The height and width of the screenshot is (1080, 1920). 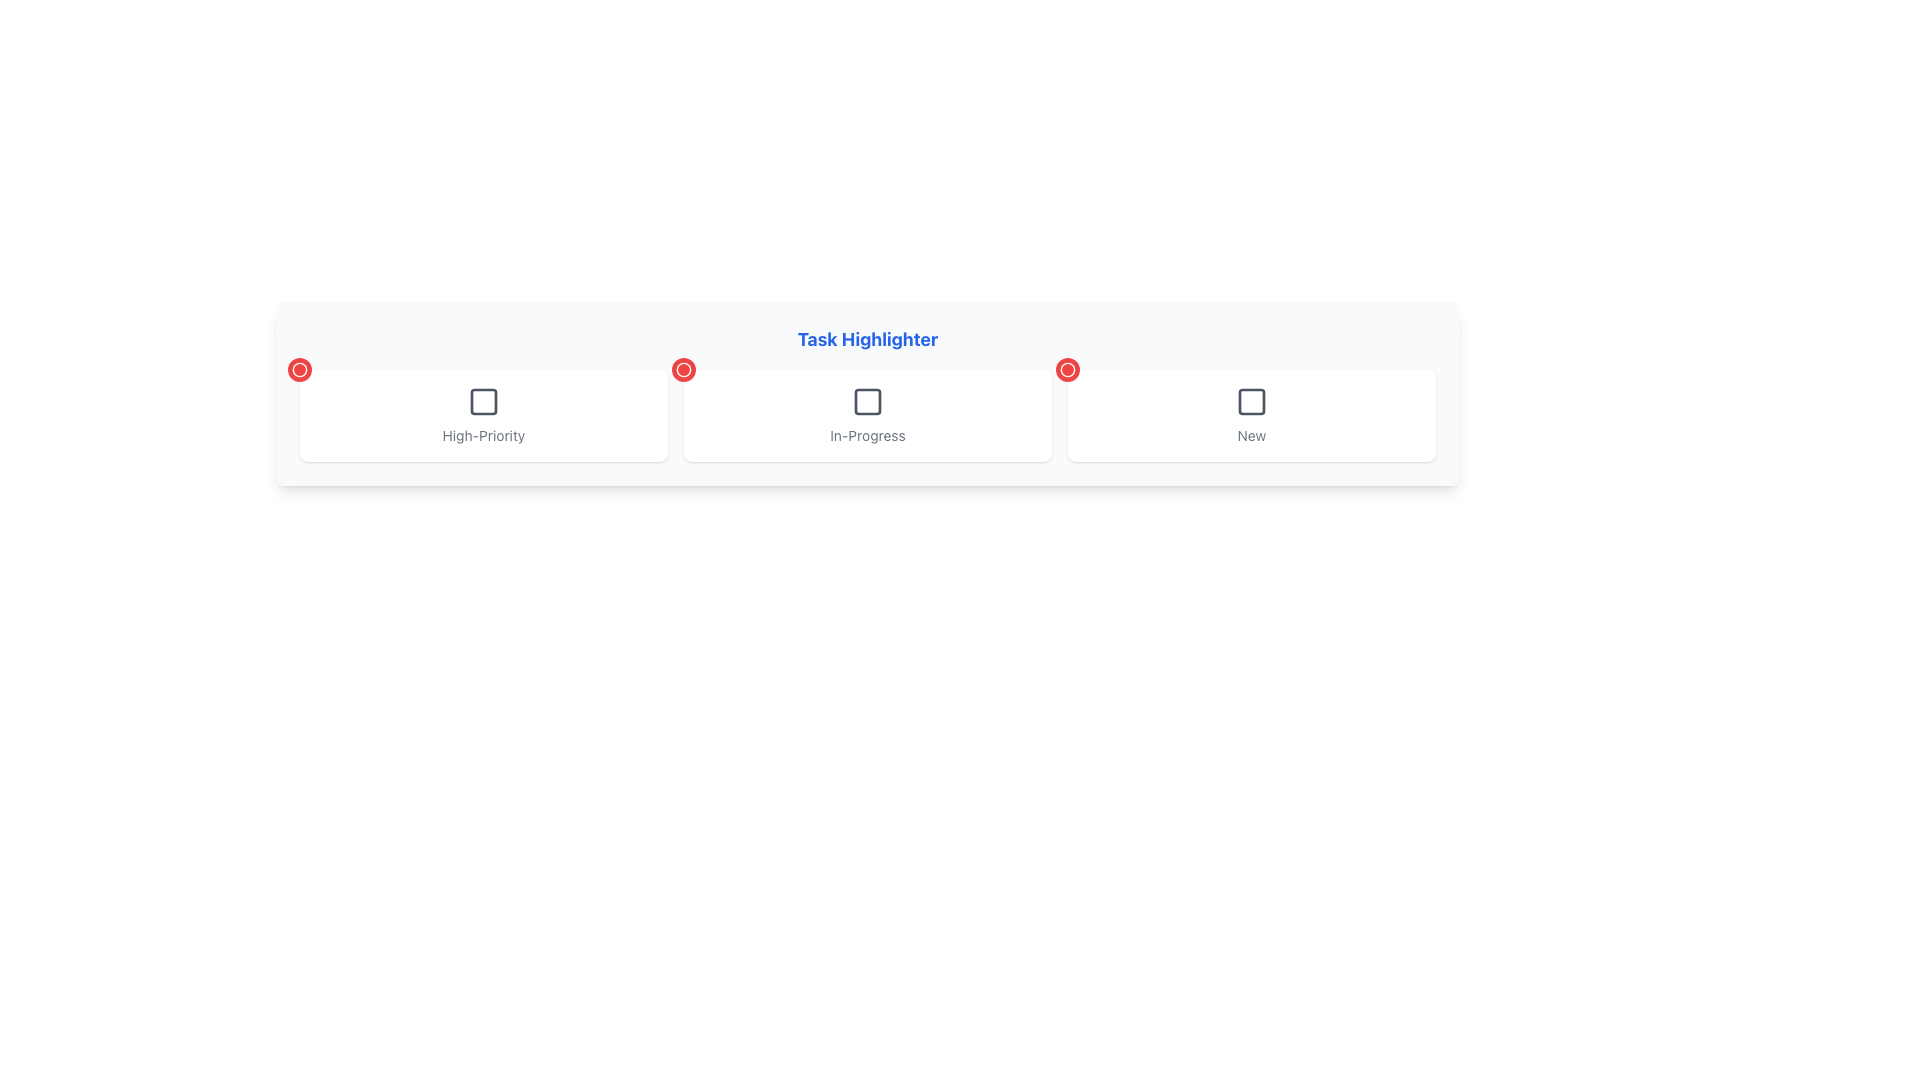 What do you see at coordinates (1251, 401) in the screenshot?
I see `the 'New' category icon located in the rightmost card of a three-column layout` at bounding box center [1251, 401].